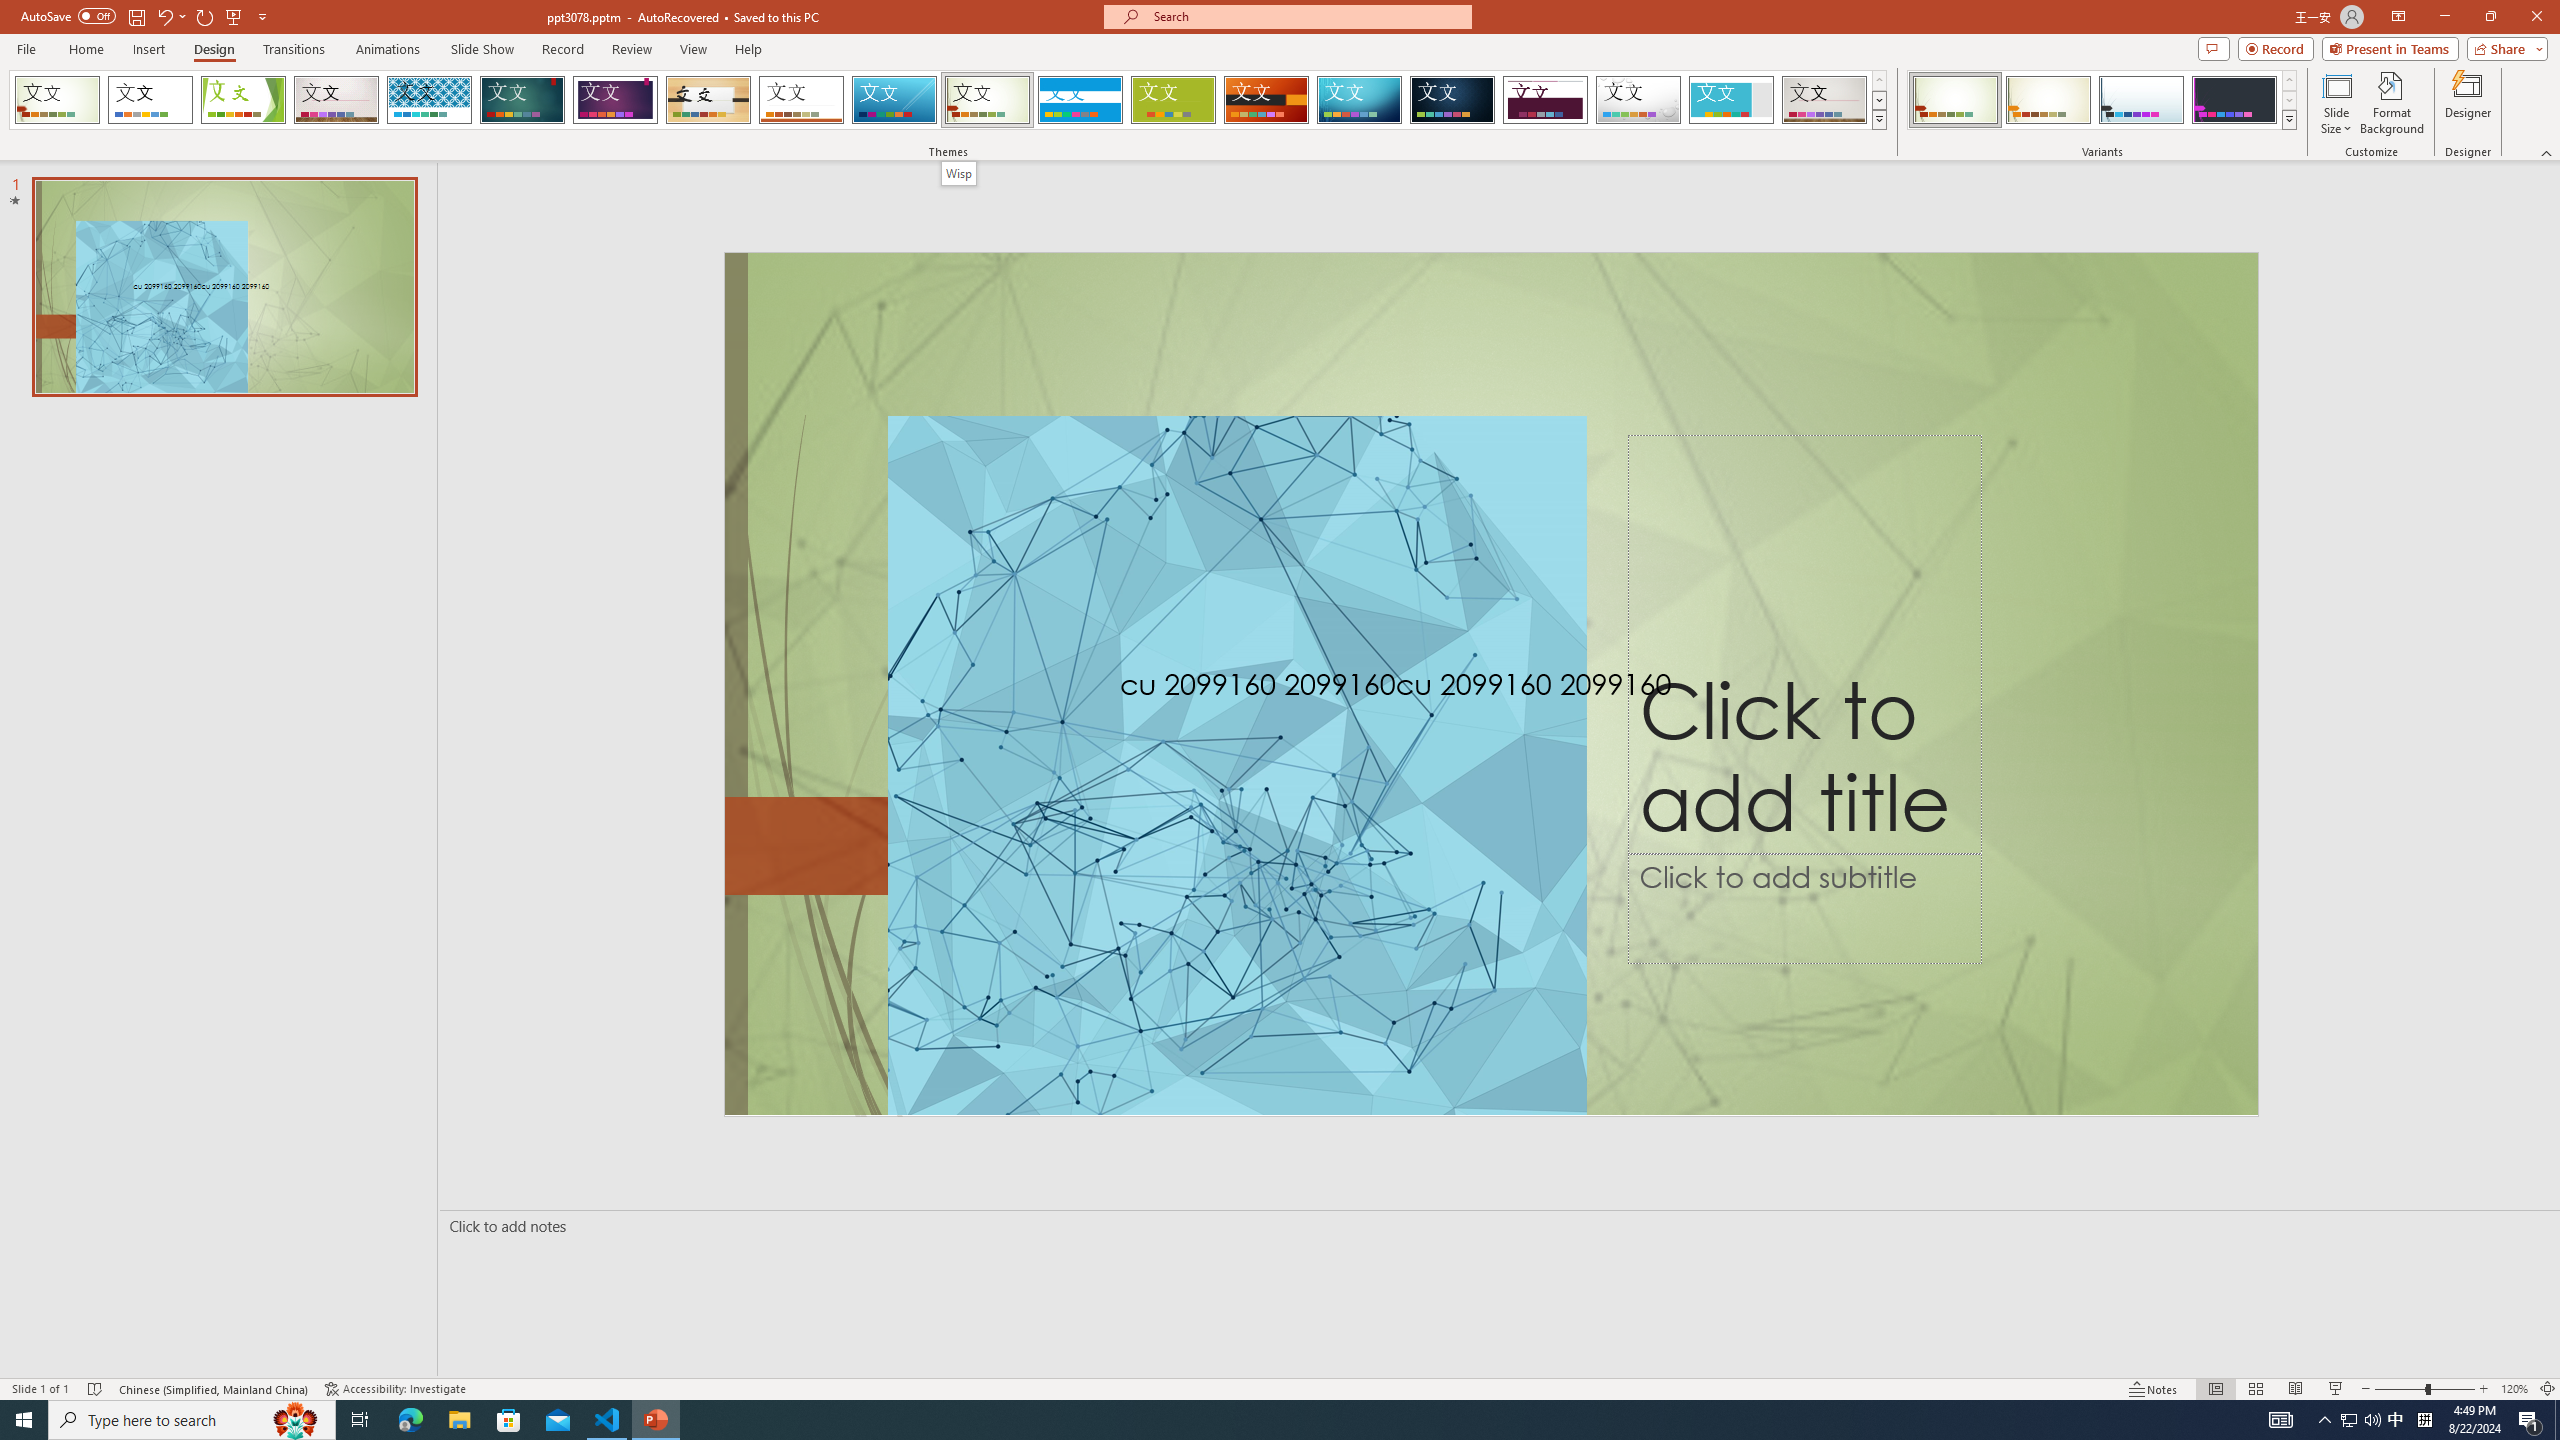  What do you see at coordinates (2483, 1389) in the screenshot?
I see `'Zoom In'` at bounding box center [2483, 1389].